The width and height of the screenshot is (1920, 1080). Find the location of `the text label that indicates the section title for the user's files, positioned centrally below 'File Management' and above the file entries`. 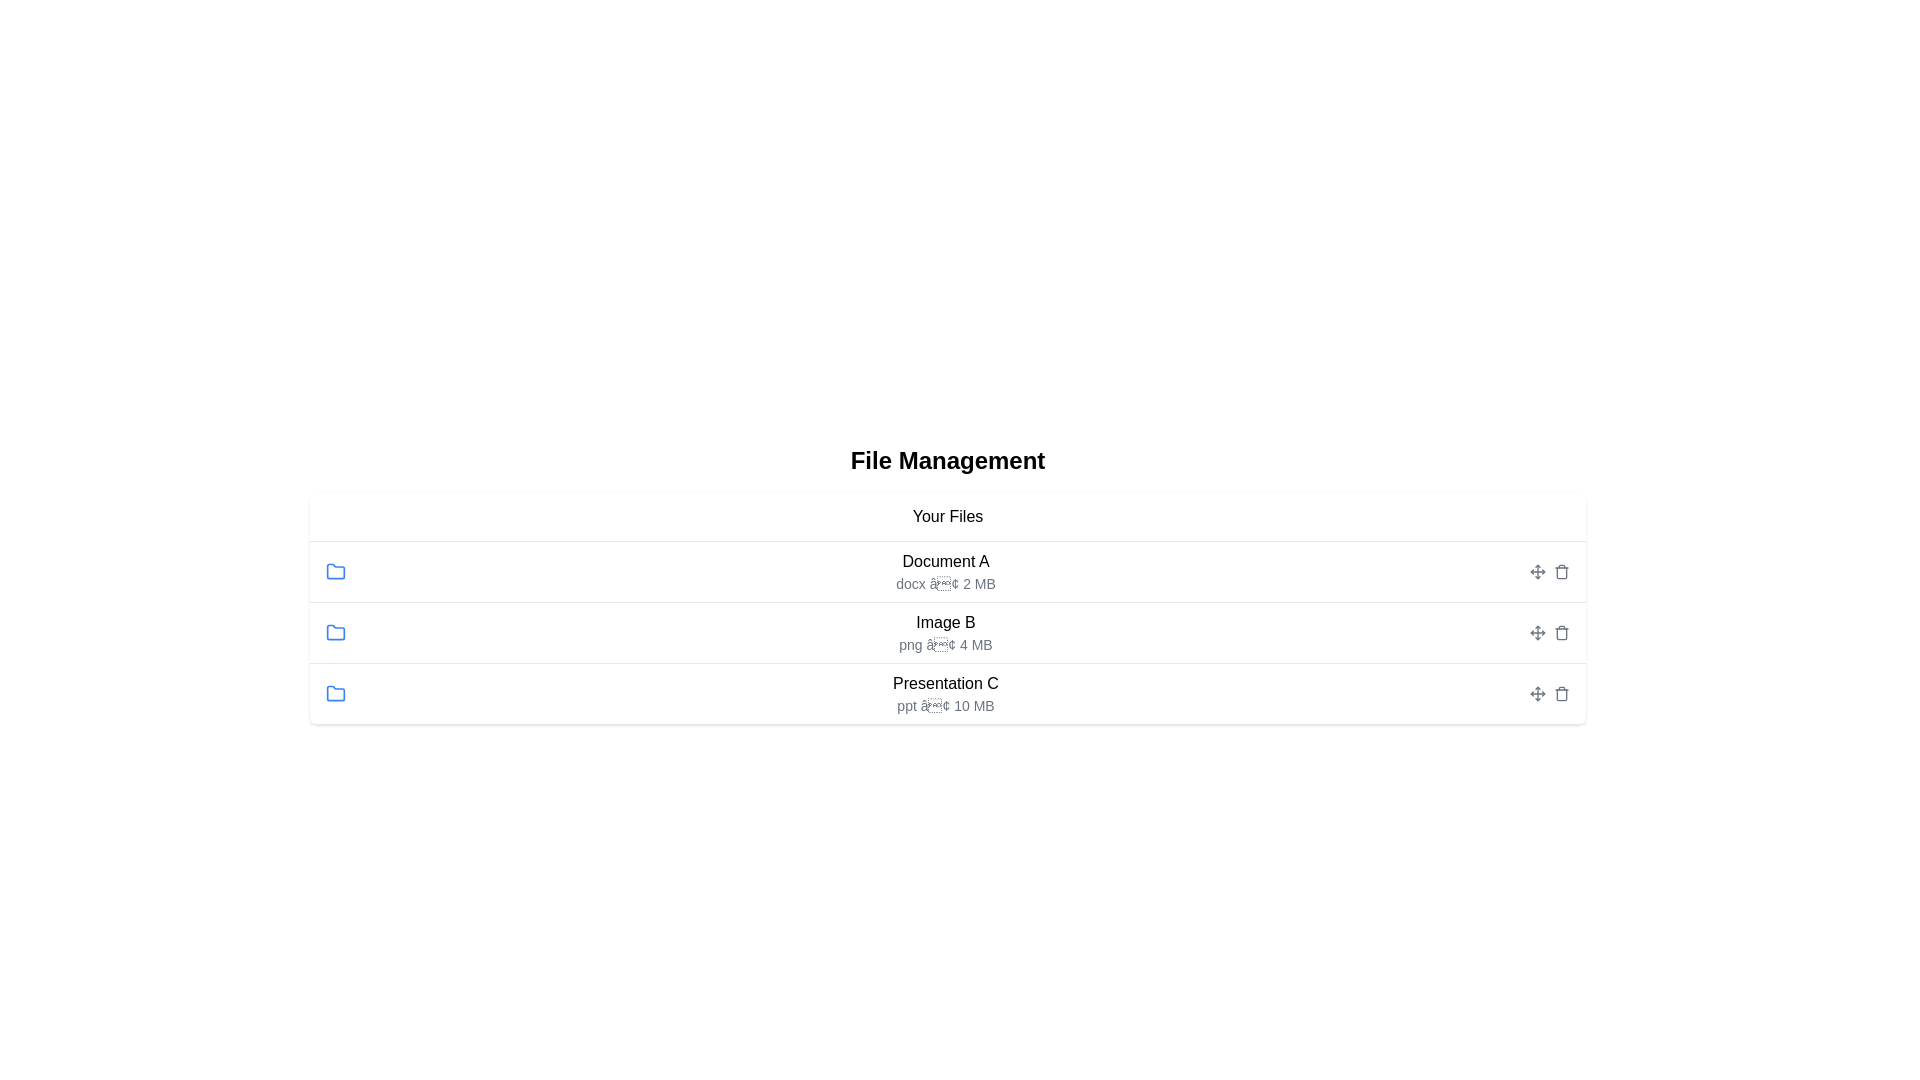

the text label that indicates the section title for the user's files, positioned centrally below 'File Management' and above the file entries is located at coordinates (947, 516).